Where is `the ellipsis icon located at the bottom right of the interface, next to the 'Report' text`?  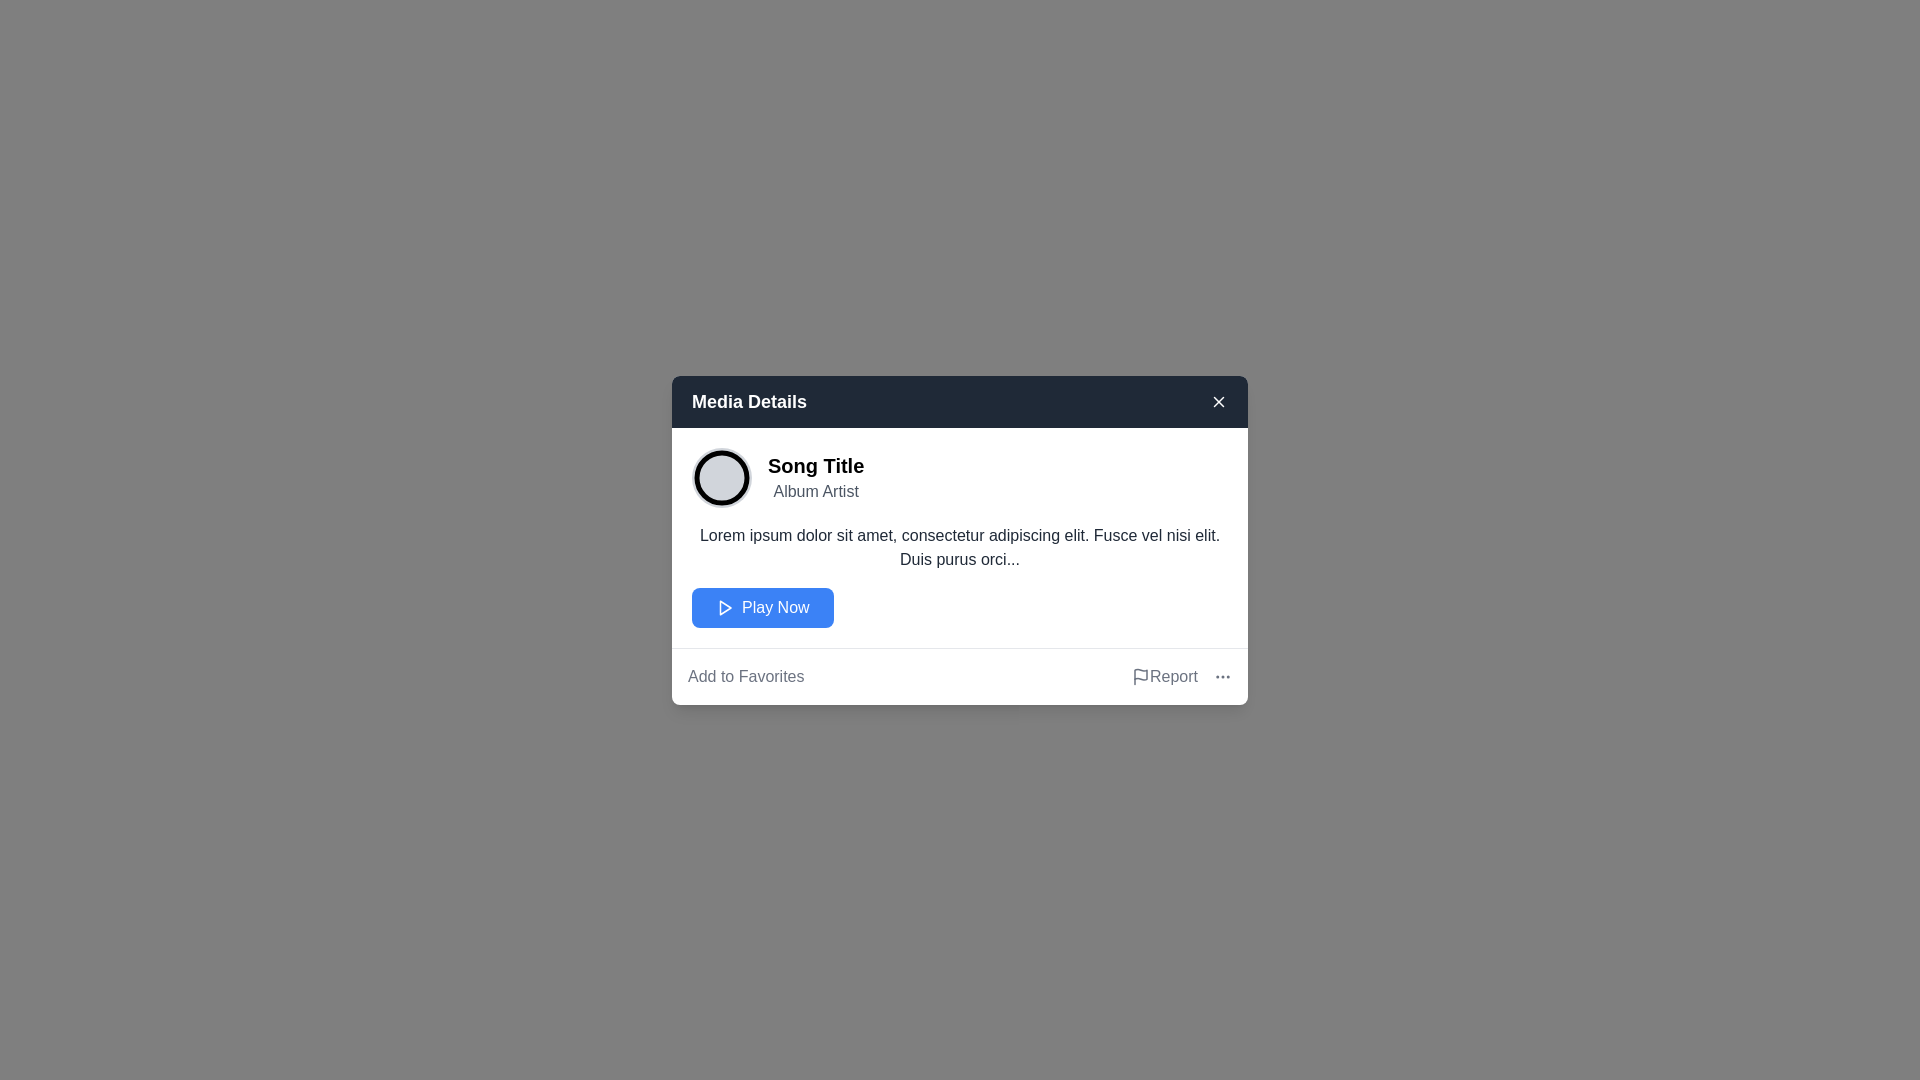
the ellipsis icon located at the bottom right of the interface, next to the 'Report' text is located at coordinates (1222, 675).